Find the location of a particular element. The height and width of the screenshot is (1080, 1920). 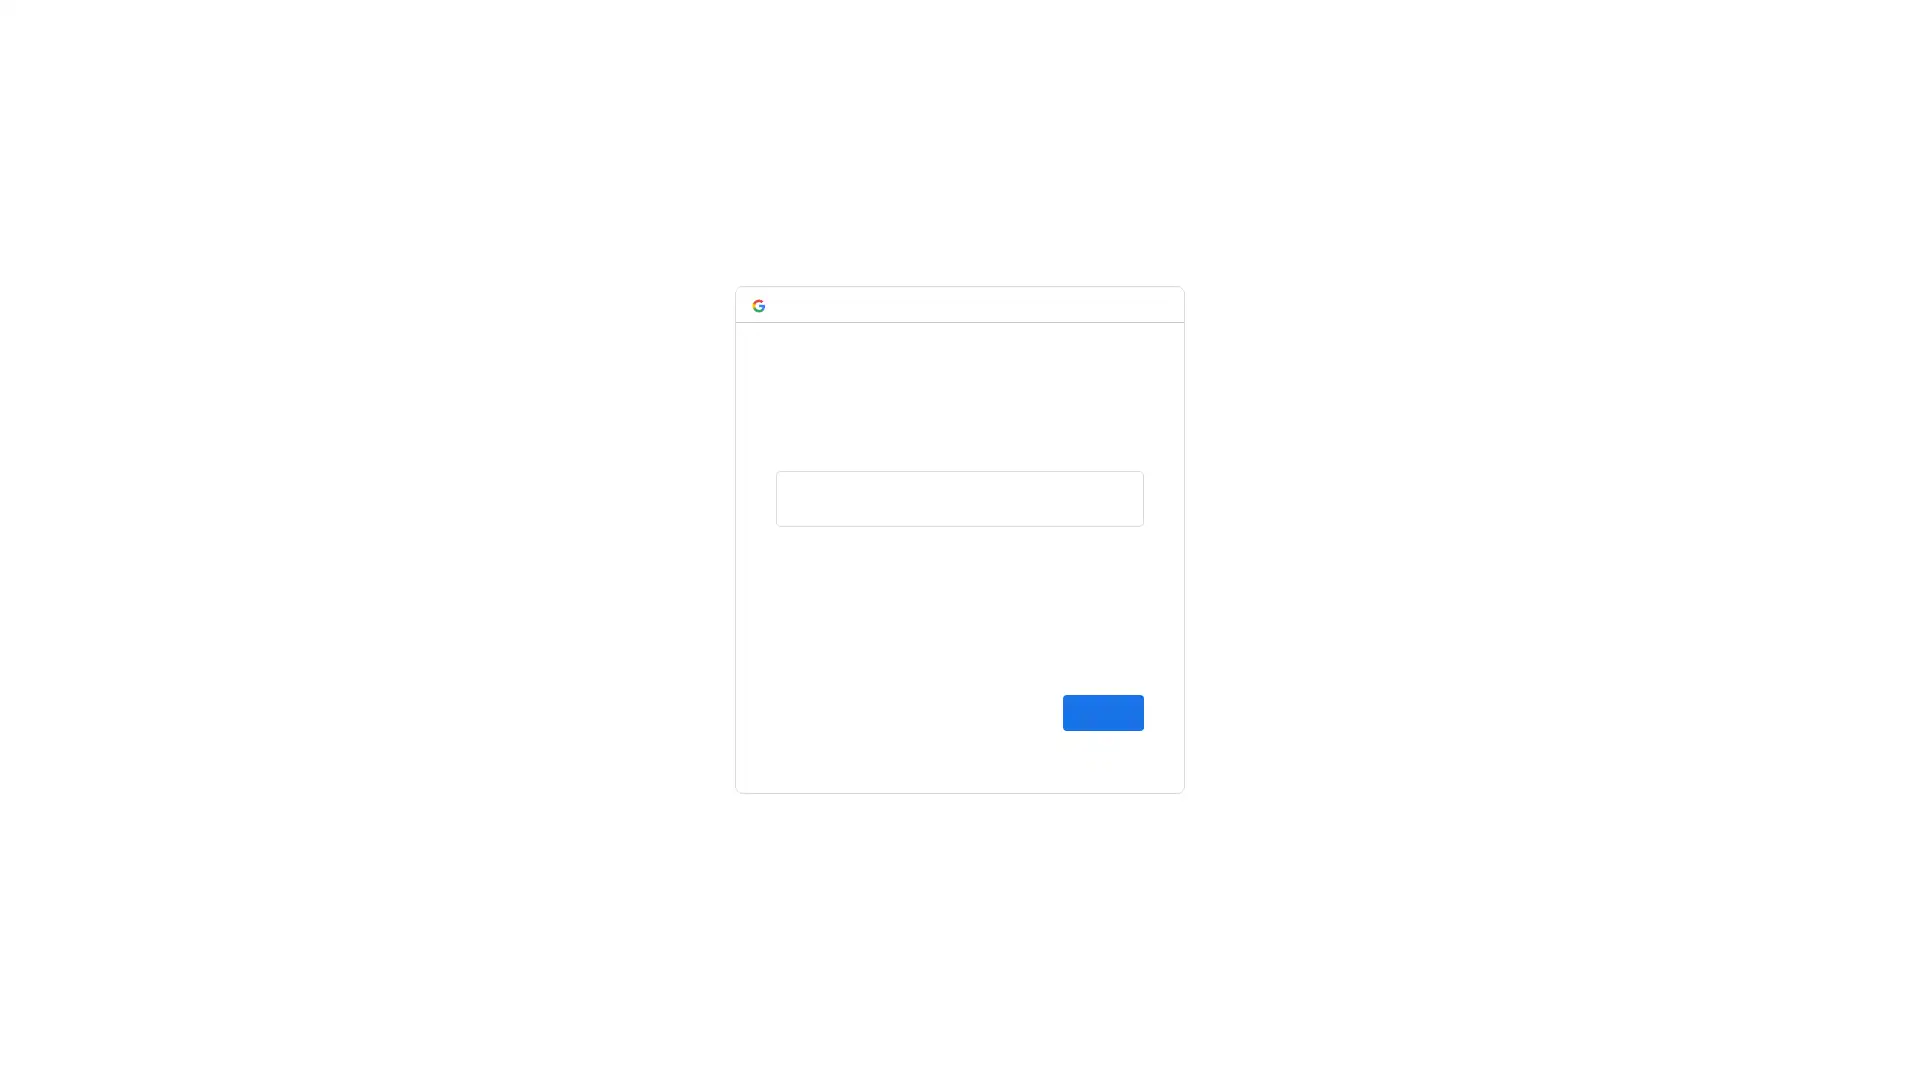

openspending.org is located at coordinates (1011, 425).